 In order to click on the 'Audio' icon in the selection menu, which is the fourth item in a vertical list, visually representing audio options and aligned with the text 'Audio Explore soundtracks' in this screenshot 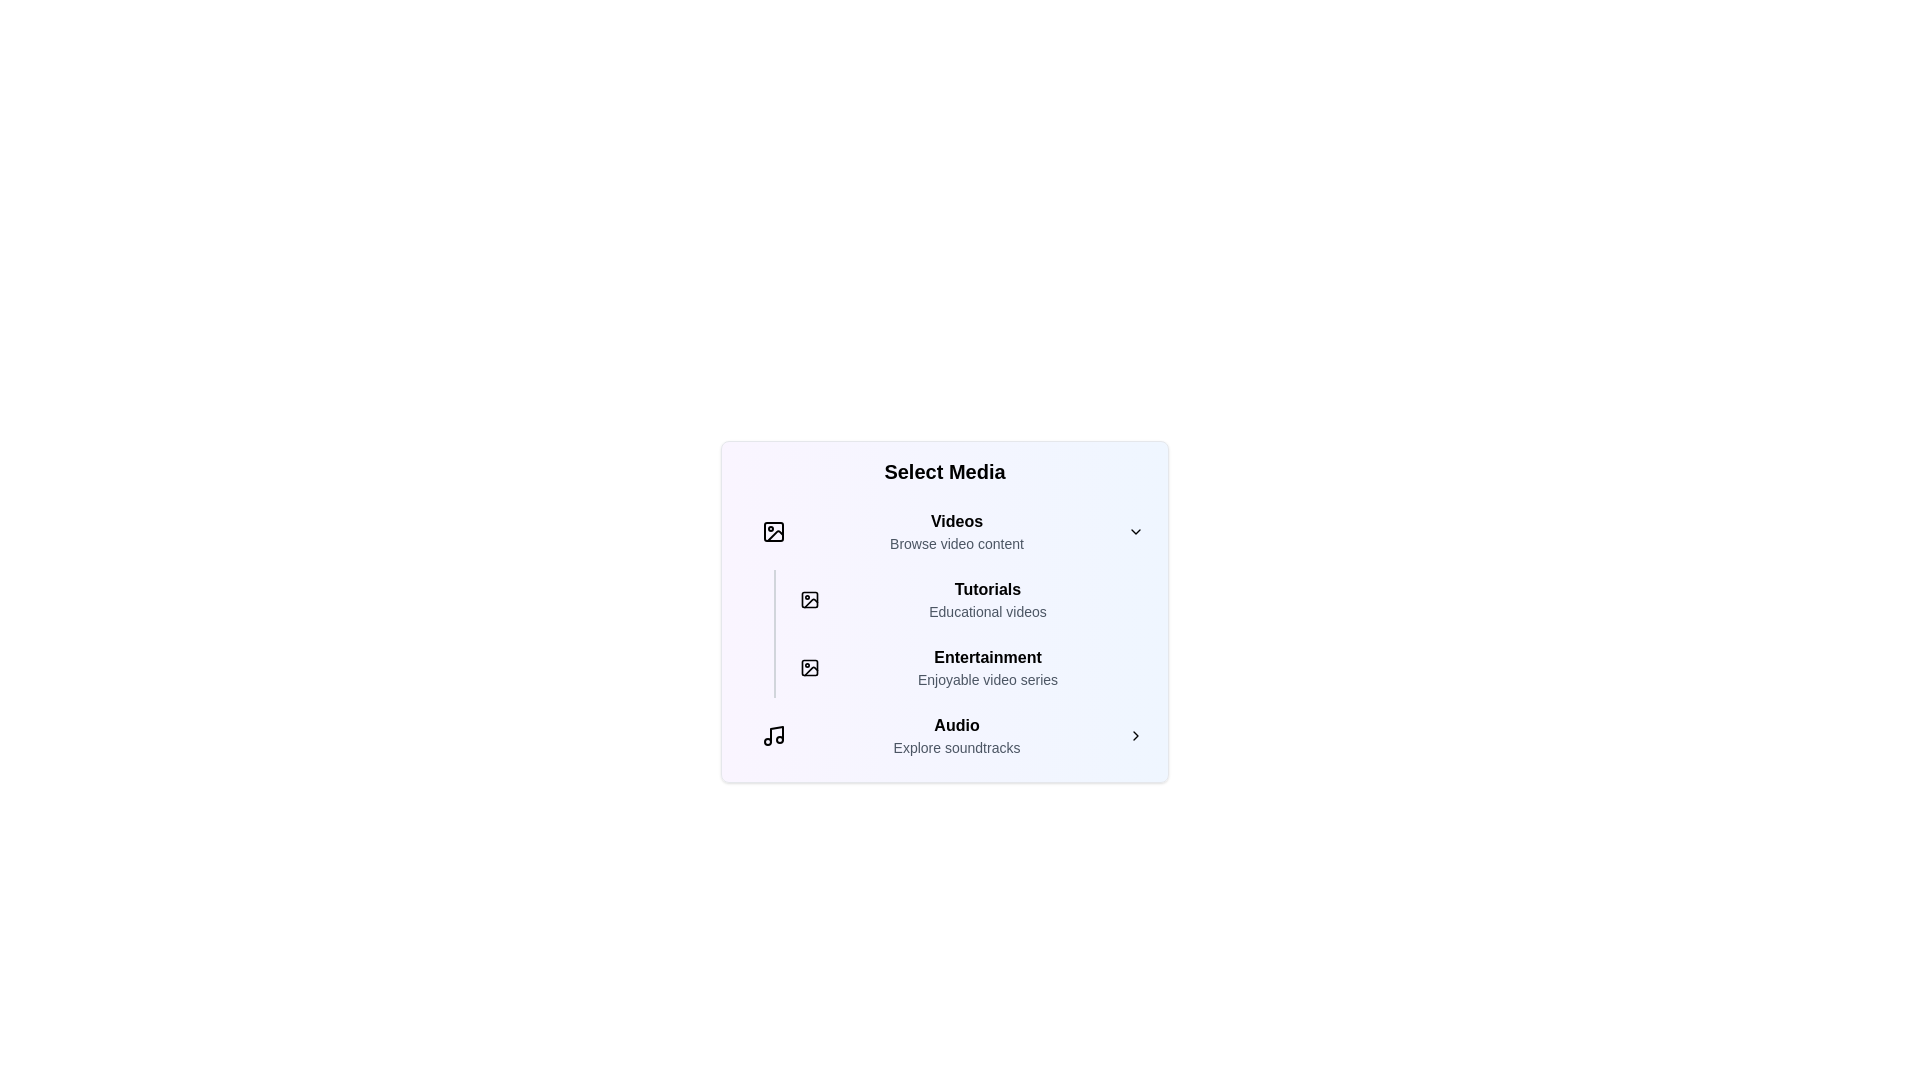, I will do `click(772, 736)`.